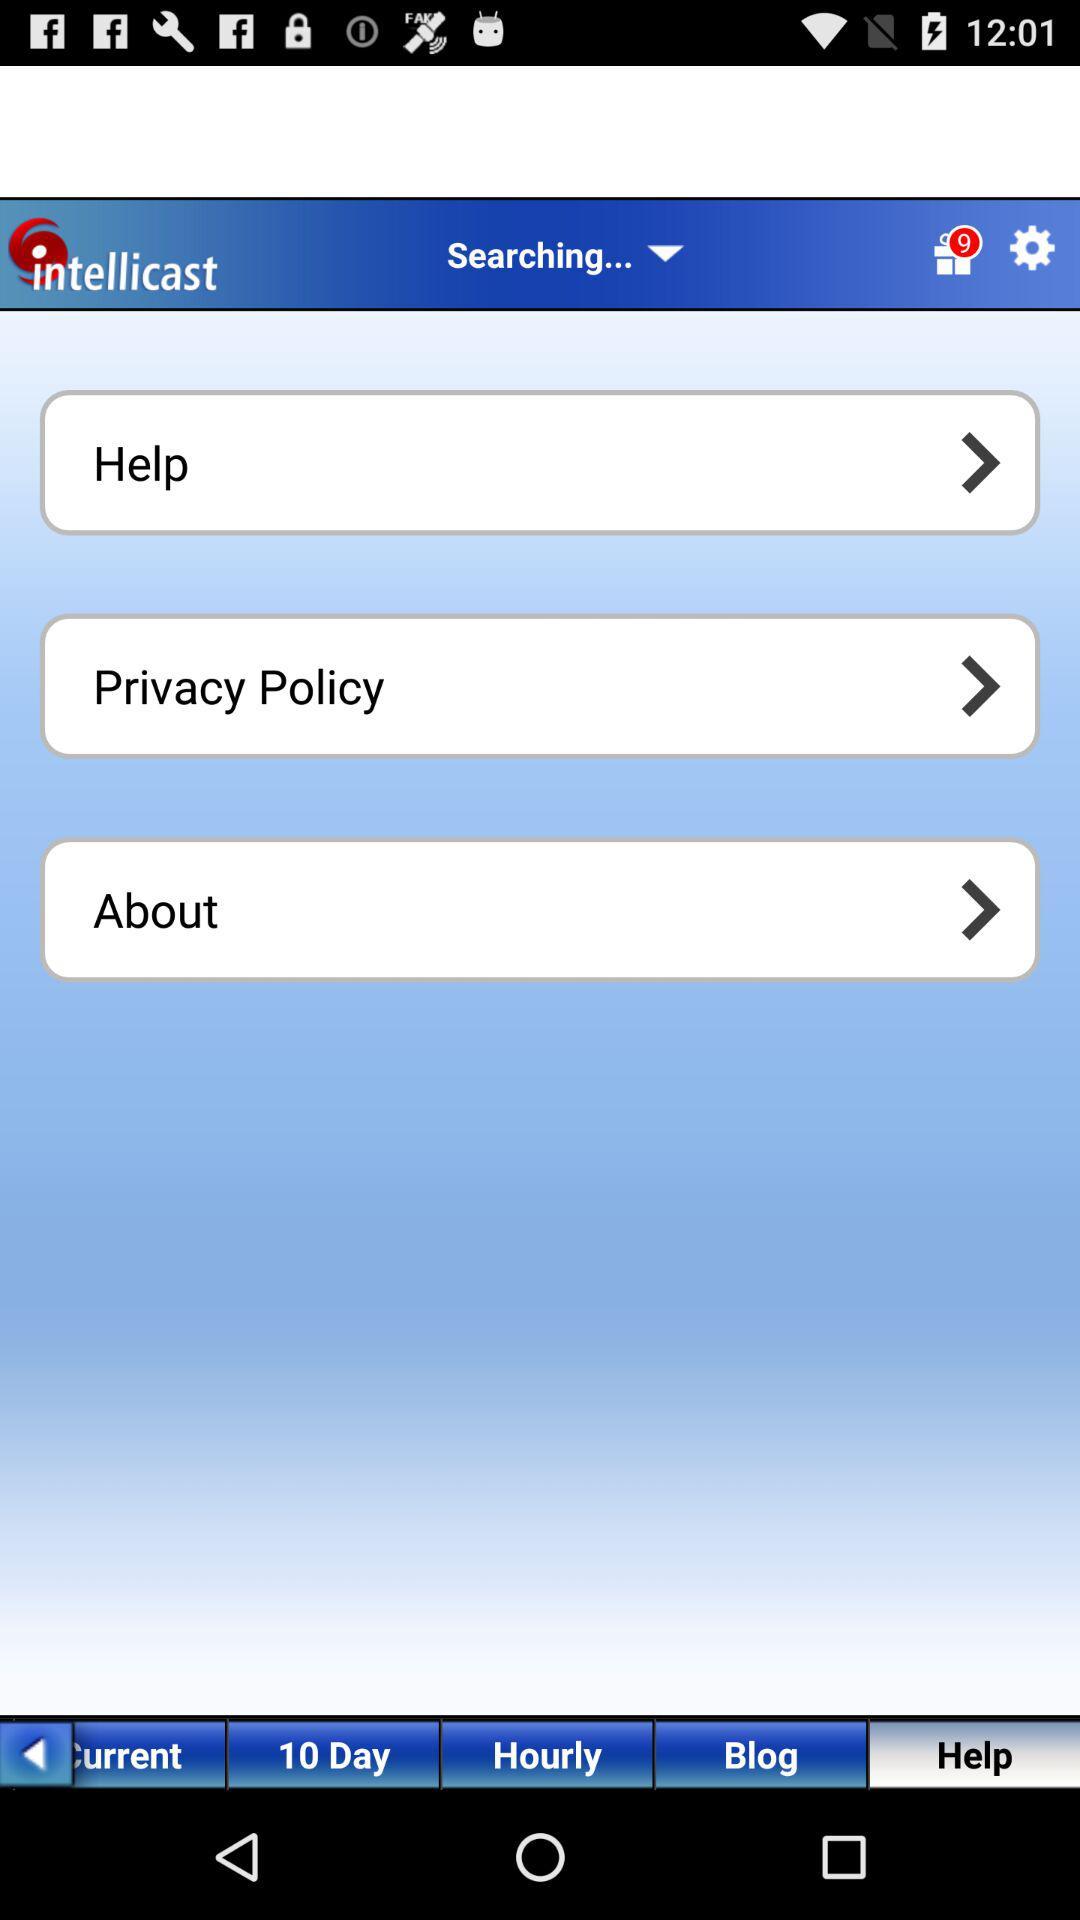 The image size is (1080, 1920). What do you see at coordinates (1032, 264) in the screenshot?
I see `the settings icon` at bounding box center [1032, 264].